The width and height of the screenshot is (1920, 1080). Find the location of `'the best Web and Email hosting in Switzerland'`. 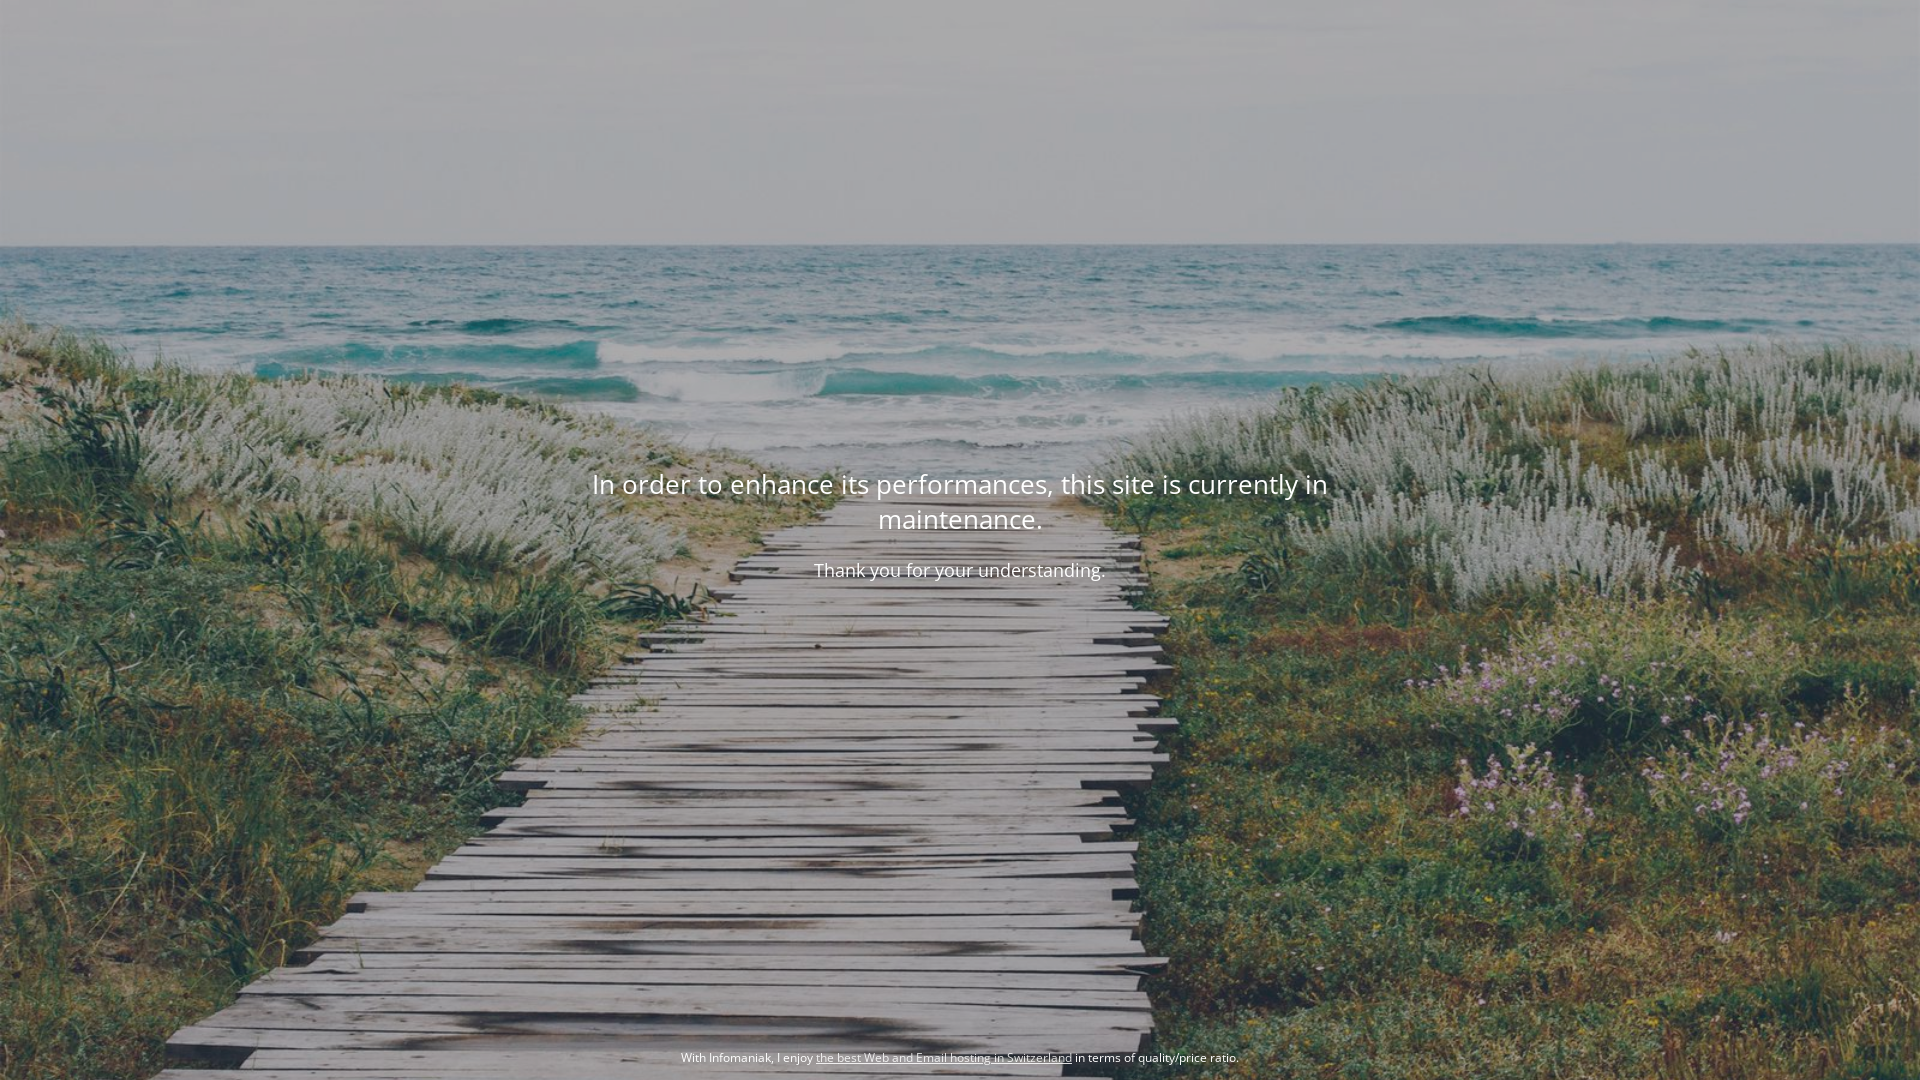

'the best Web and Email hosting in Switzerland' is located at coordinates (943, 1056).